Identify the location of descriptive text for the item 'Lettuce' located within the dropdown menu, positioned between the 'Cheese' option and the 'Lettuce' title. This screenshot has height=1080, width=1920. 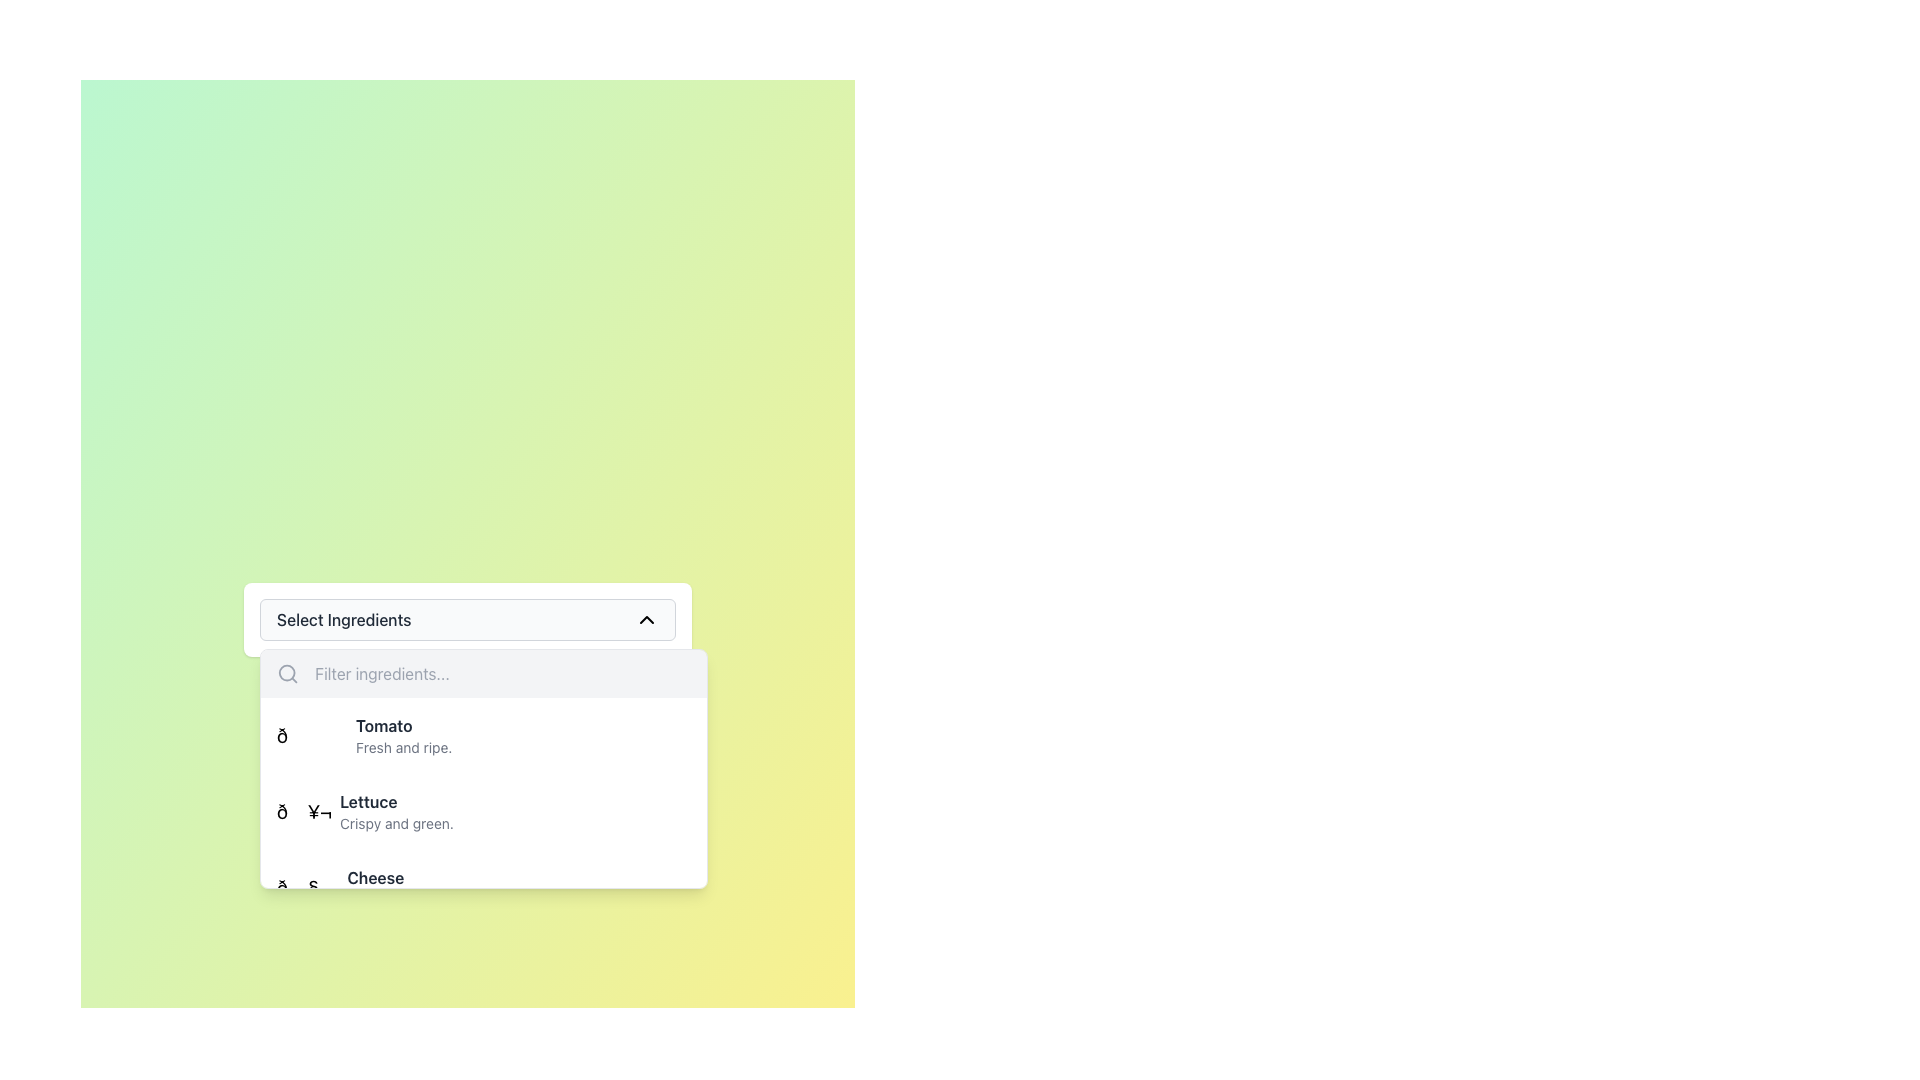
(397, 824).